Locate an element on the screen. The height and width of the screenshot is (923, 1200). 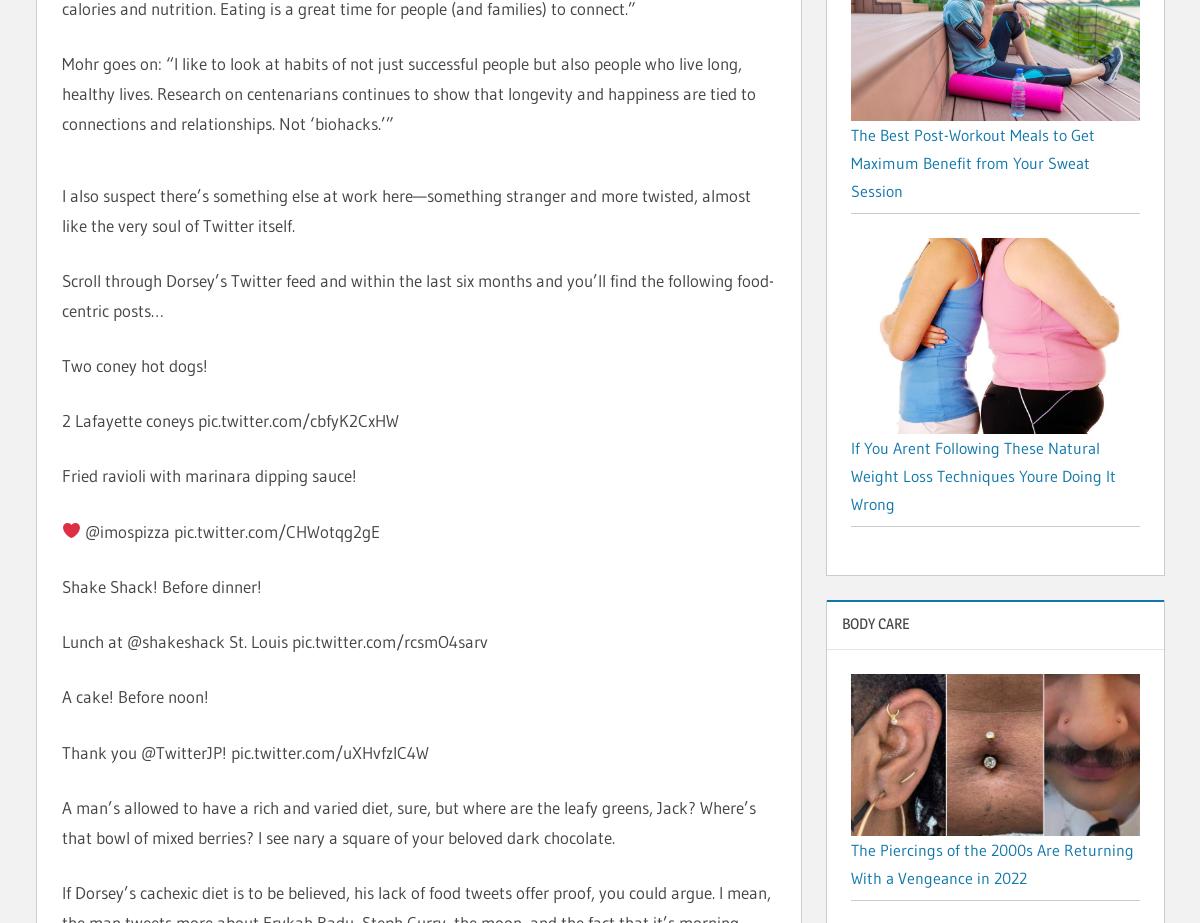
'Mohr goes on: “I like to look at habits of not just successful people but also people who live long, healthy lives. Research on centenarians continues to show that longevity and happiness are tied to connections and relationships. Not ‘biohacks.’”' is located at coordinates (408, 93).